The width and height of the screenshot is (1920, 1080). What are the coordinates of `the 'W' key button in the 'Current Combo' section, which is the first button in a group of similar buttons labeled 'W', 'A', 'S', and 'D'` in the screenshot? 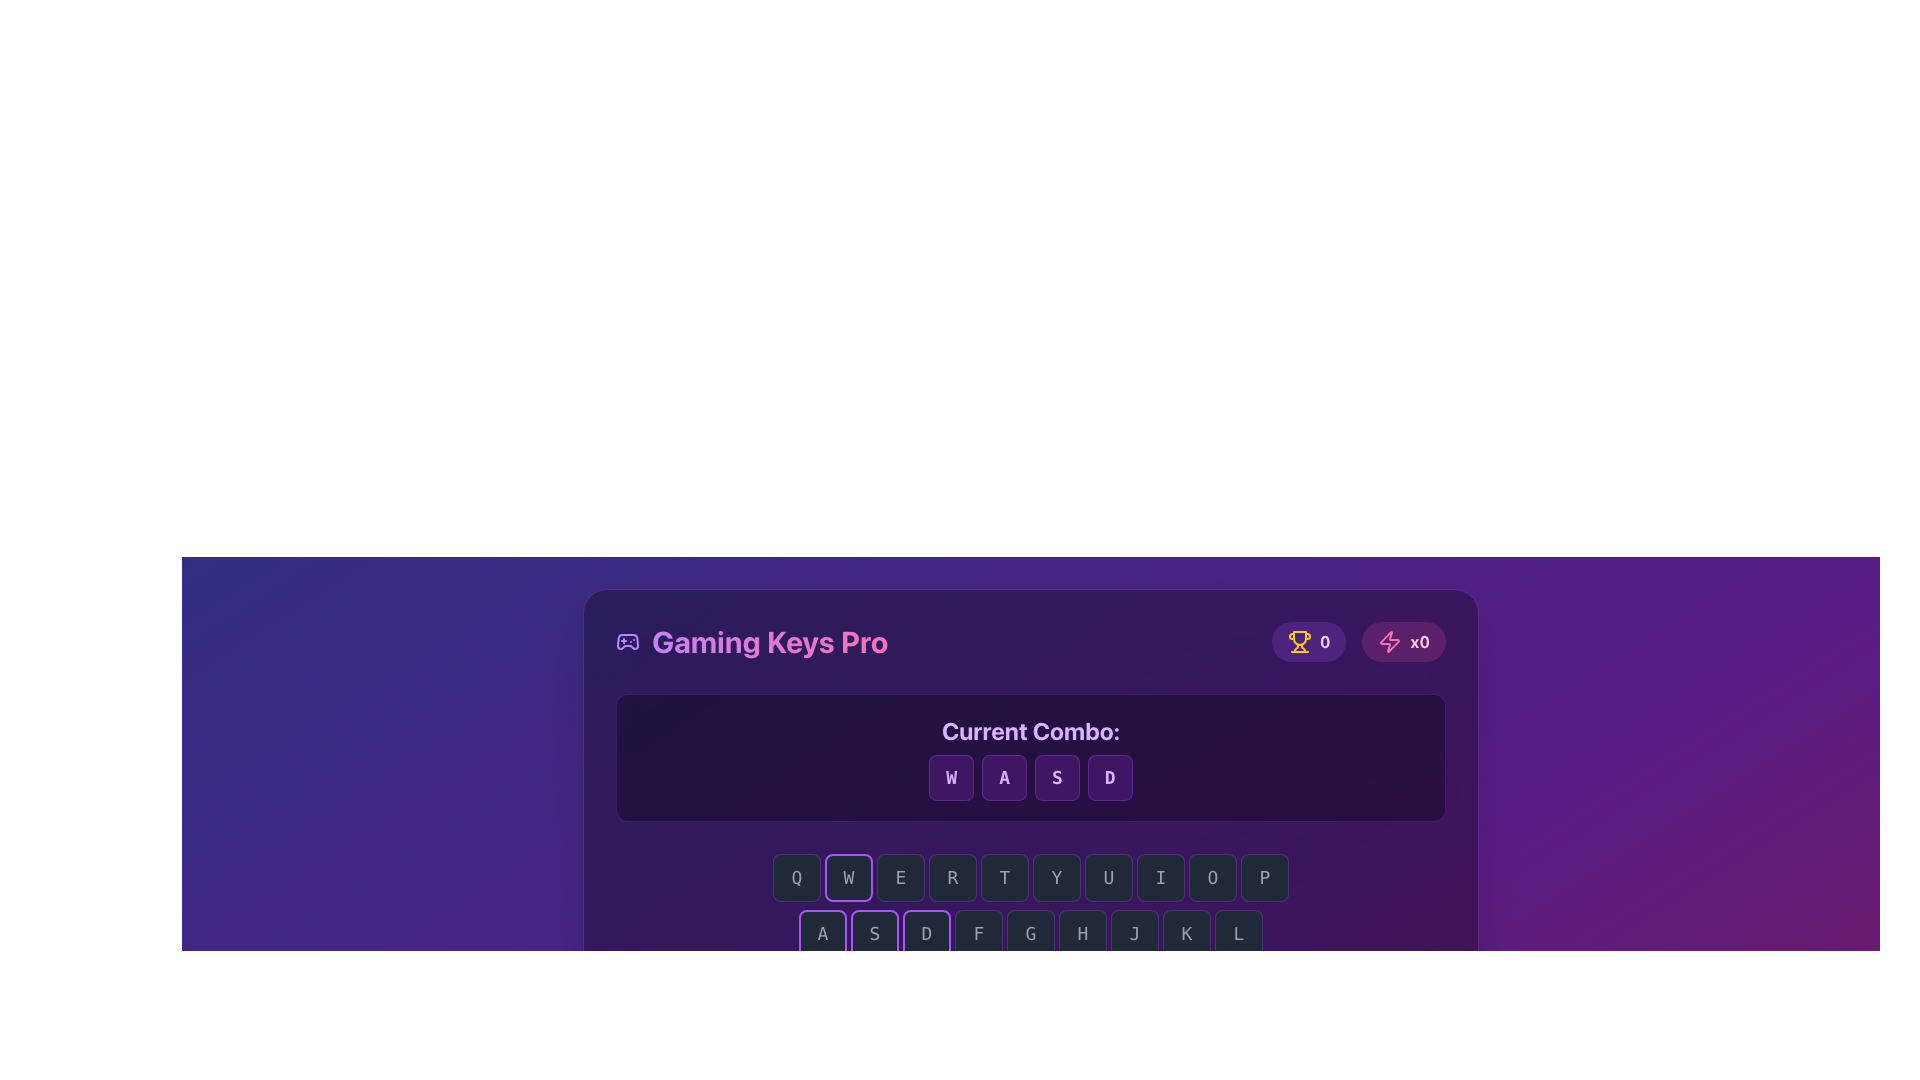 It's located at (950, 777).